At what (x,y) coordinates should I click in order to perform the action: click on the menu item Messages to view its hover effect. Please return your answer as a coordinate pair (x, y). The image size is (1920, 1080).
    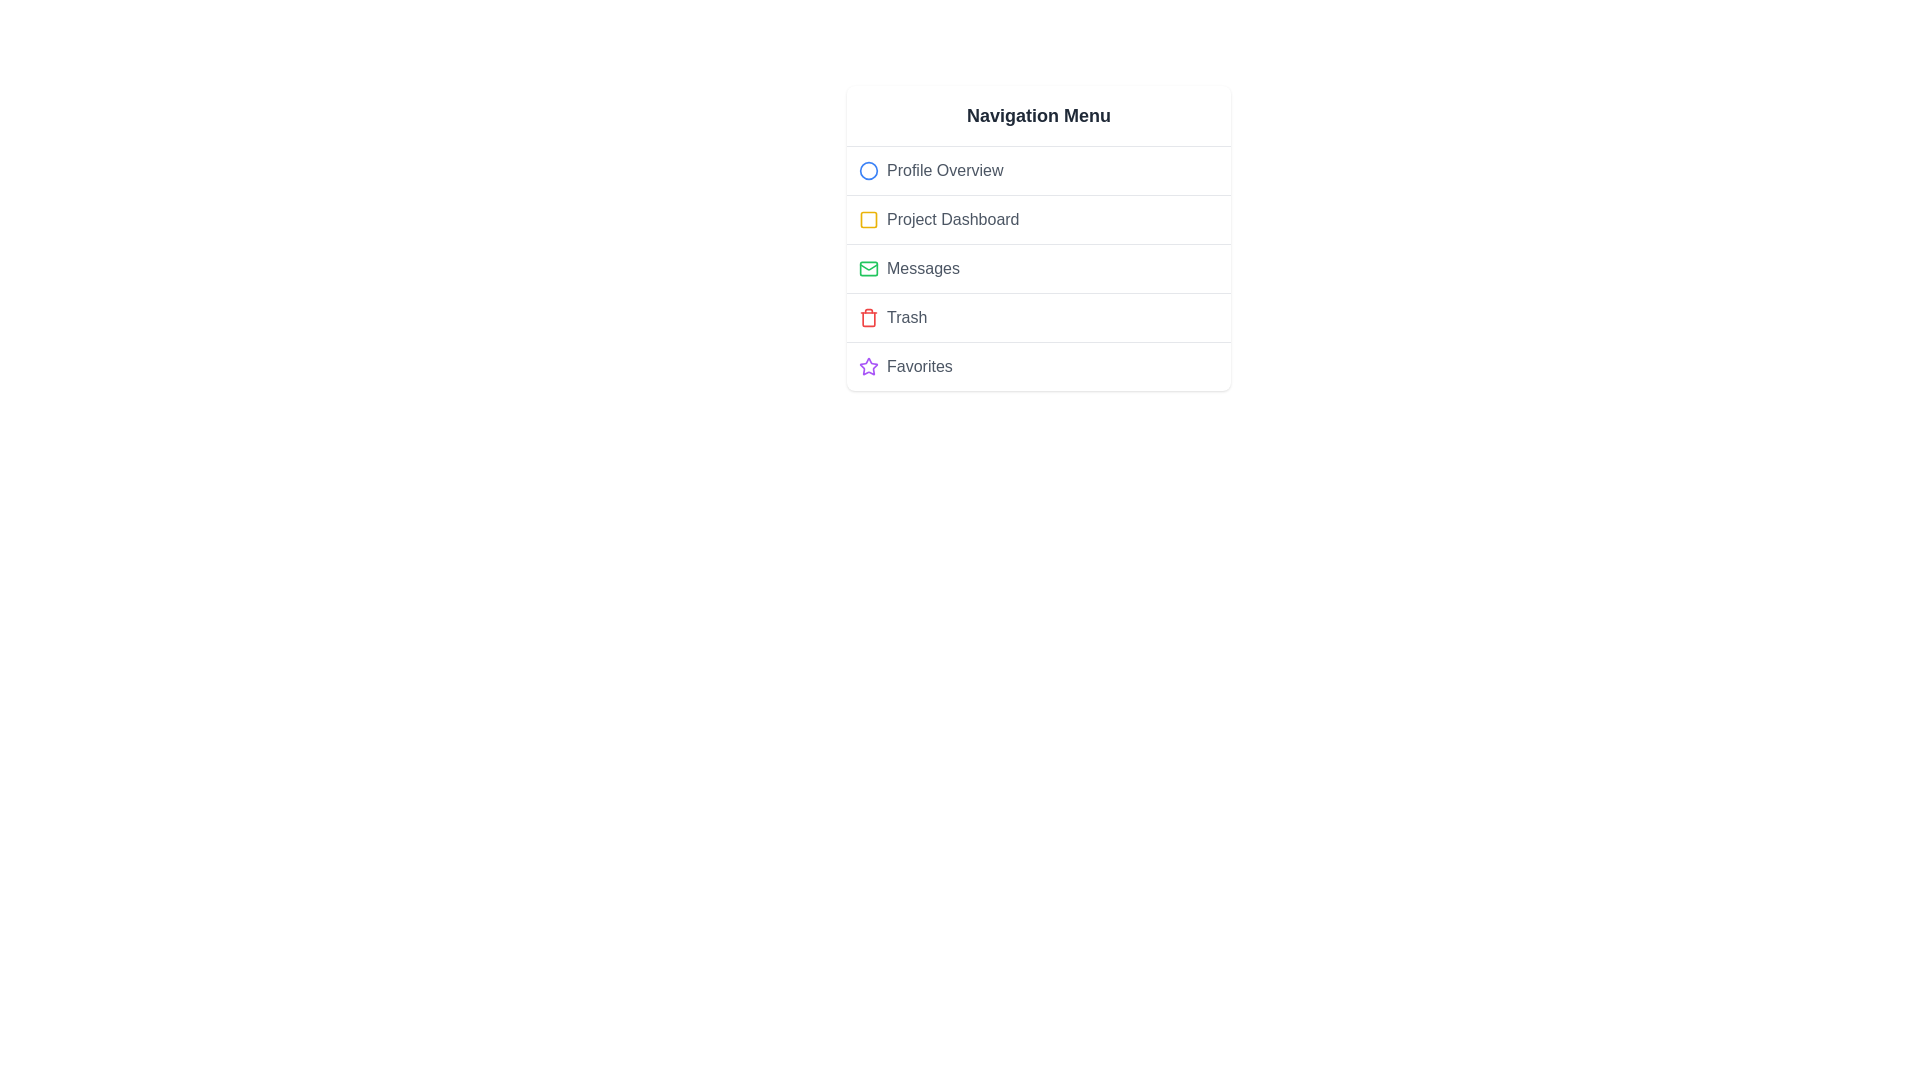
    Looking at the image, I should click on (1038, 267).